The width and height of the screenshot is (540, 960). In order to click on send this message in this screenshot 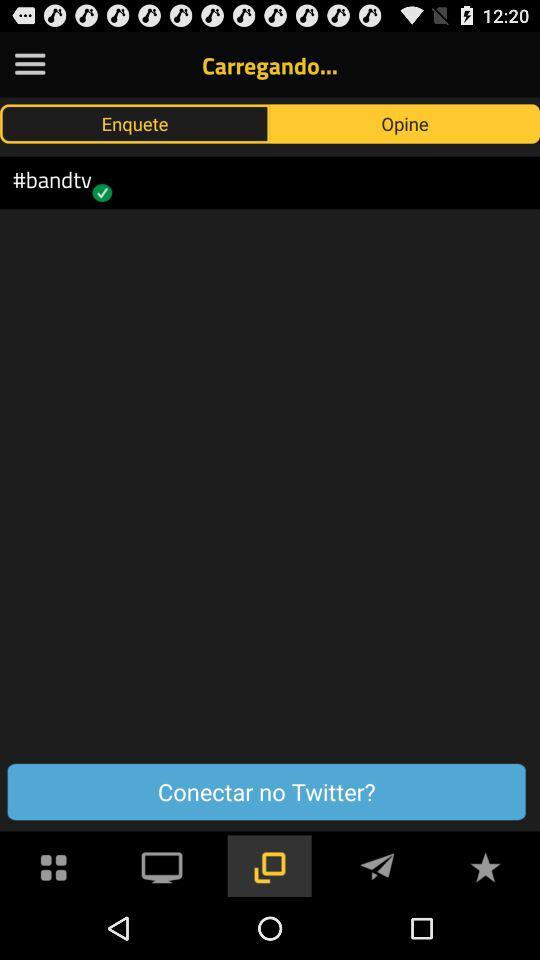, I will do `click(377, 864)`.